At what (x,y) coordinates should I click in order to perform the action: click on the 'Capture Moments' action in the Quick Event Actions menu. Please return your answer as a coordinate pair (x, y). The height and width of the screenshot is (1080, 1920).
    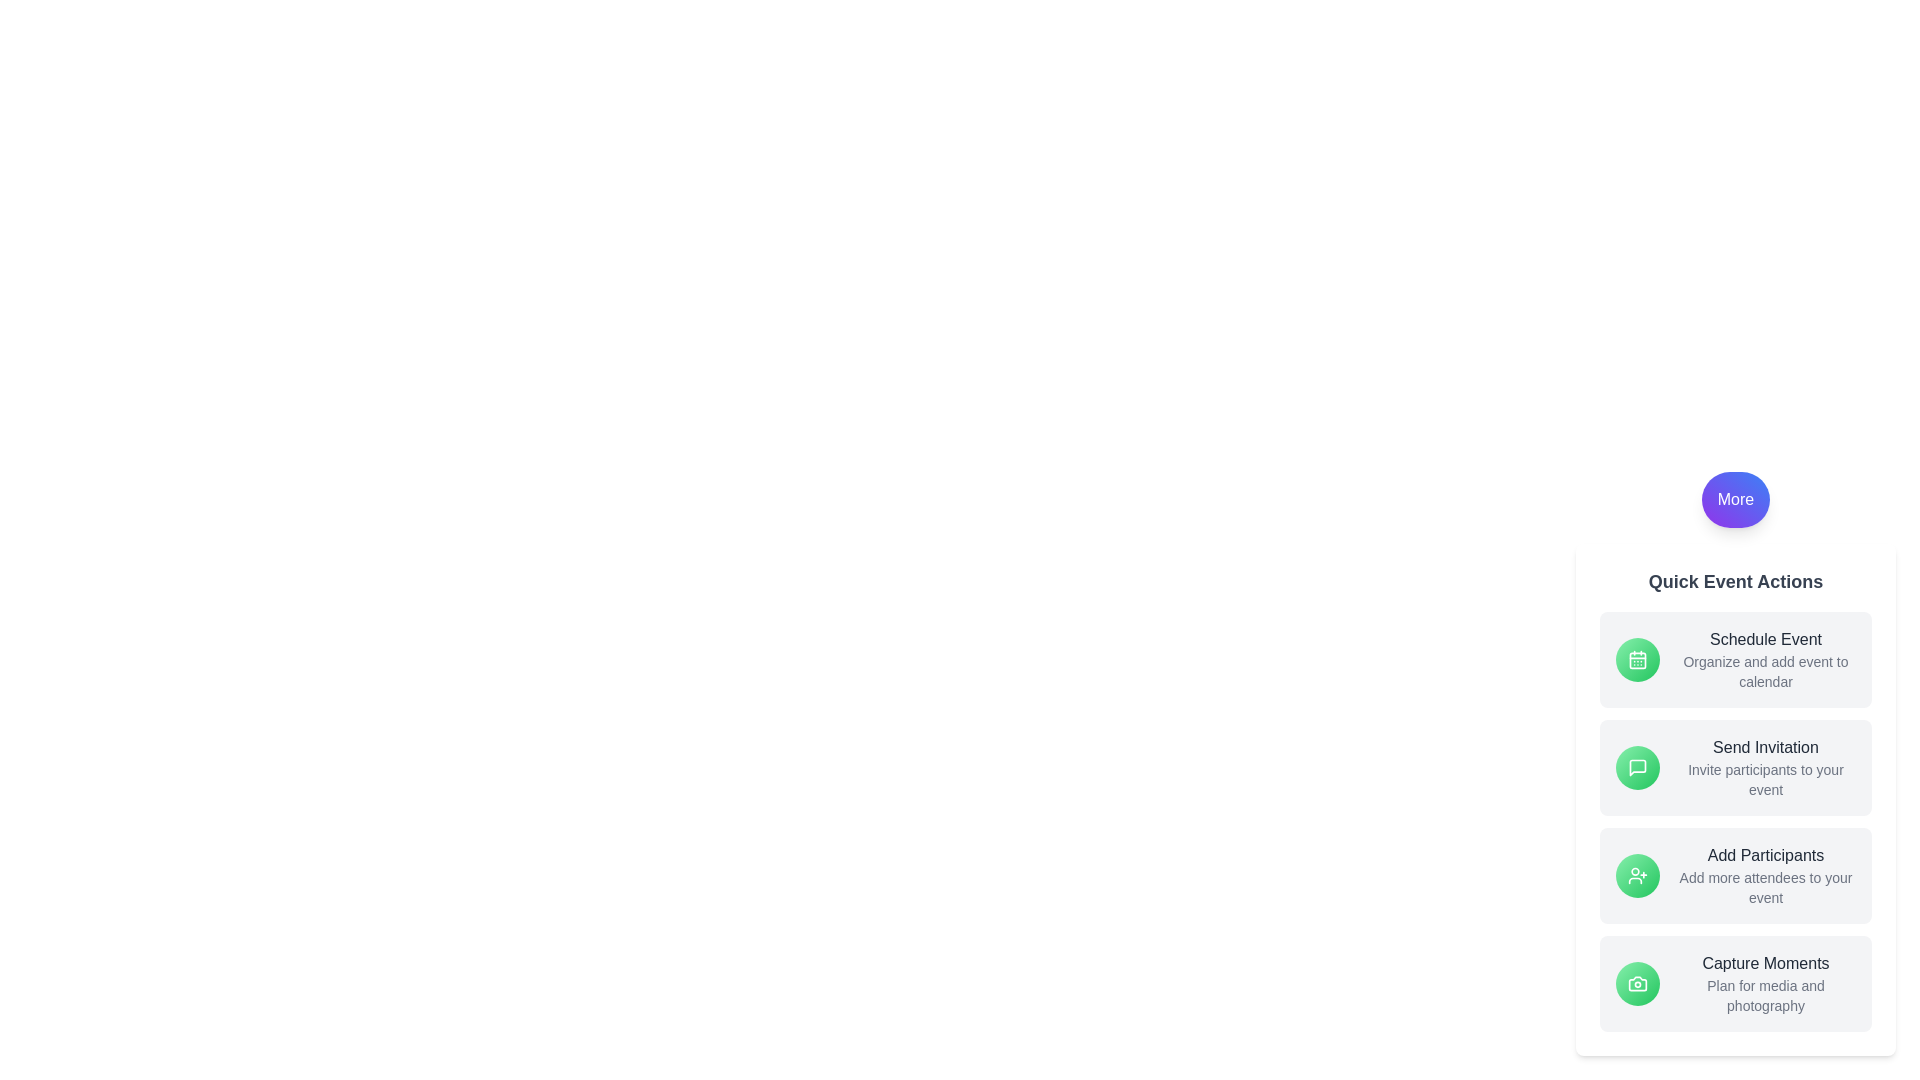
    Looking at the image, I should click on (1735, 982).